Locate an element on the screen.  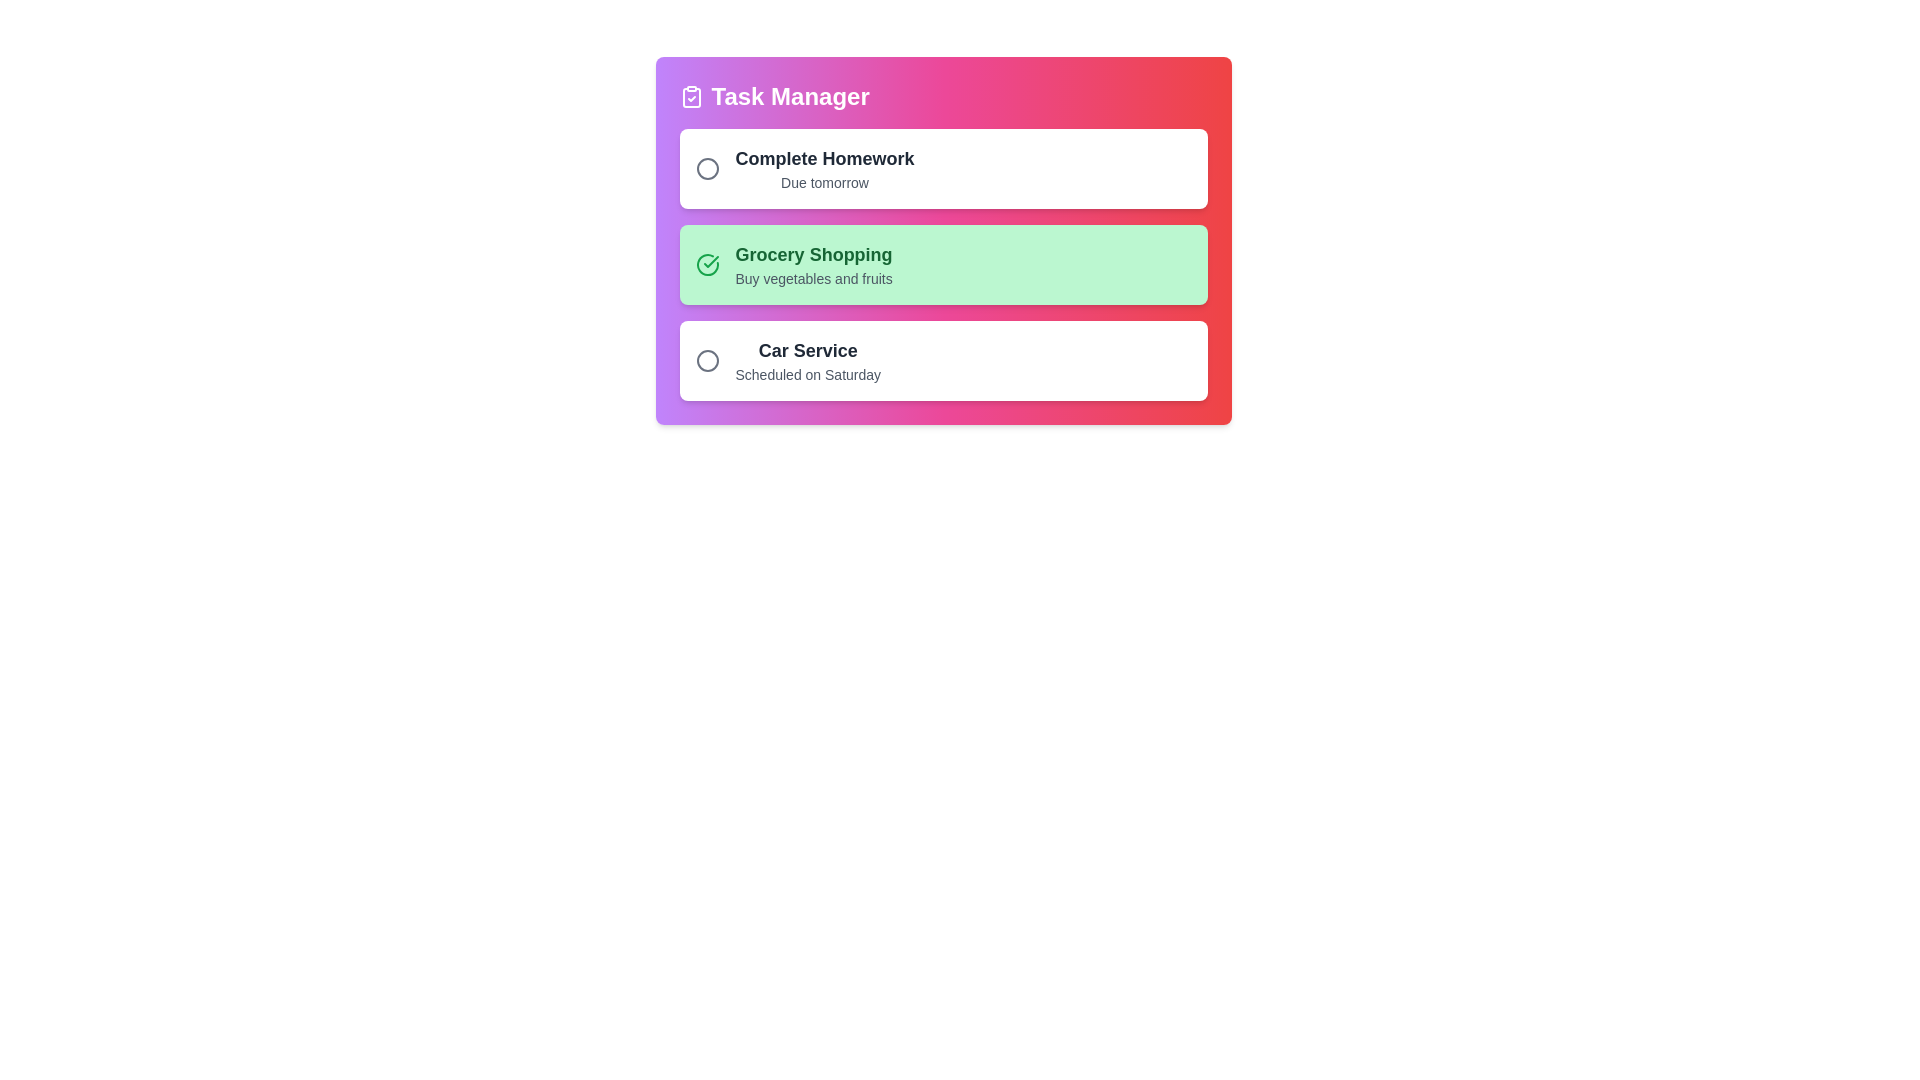
the circle next to the task titled 'Grocery Shopping' to mark it as completed is located at coordinates (707, 264).